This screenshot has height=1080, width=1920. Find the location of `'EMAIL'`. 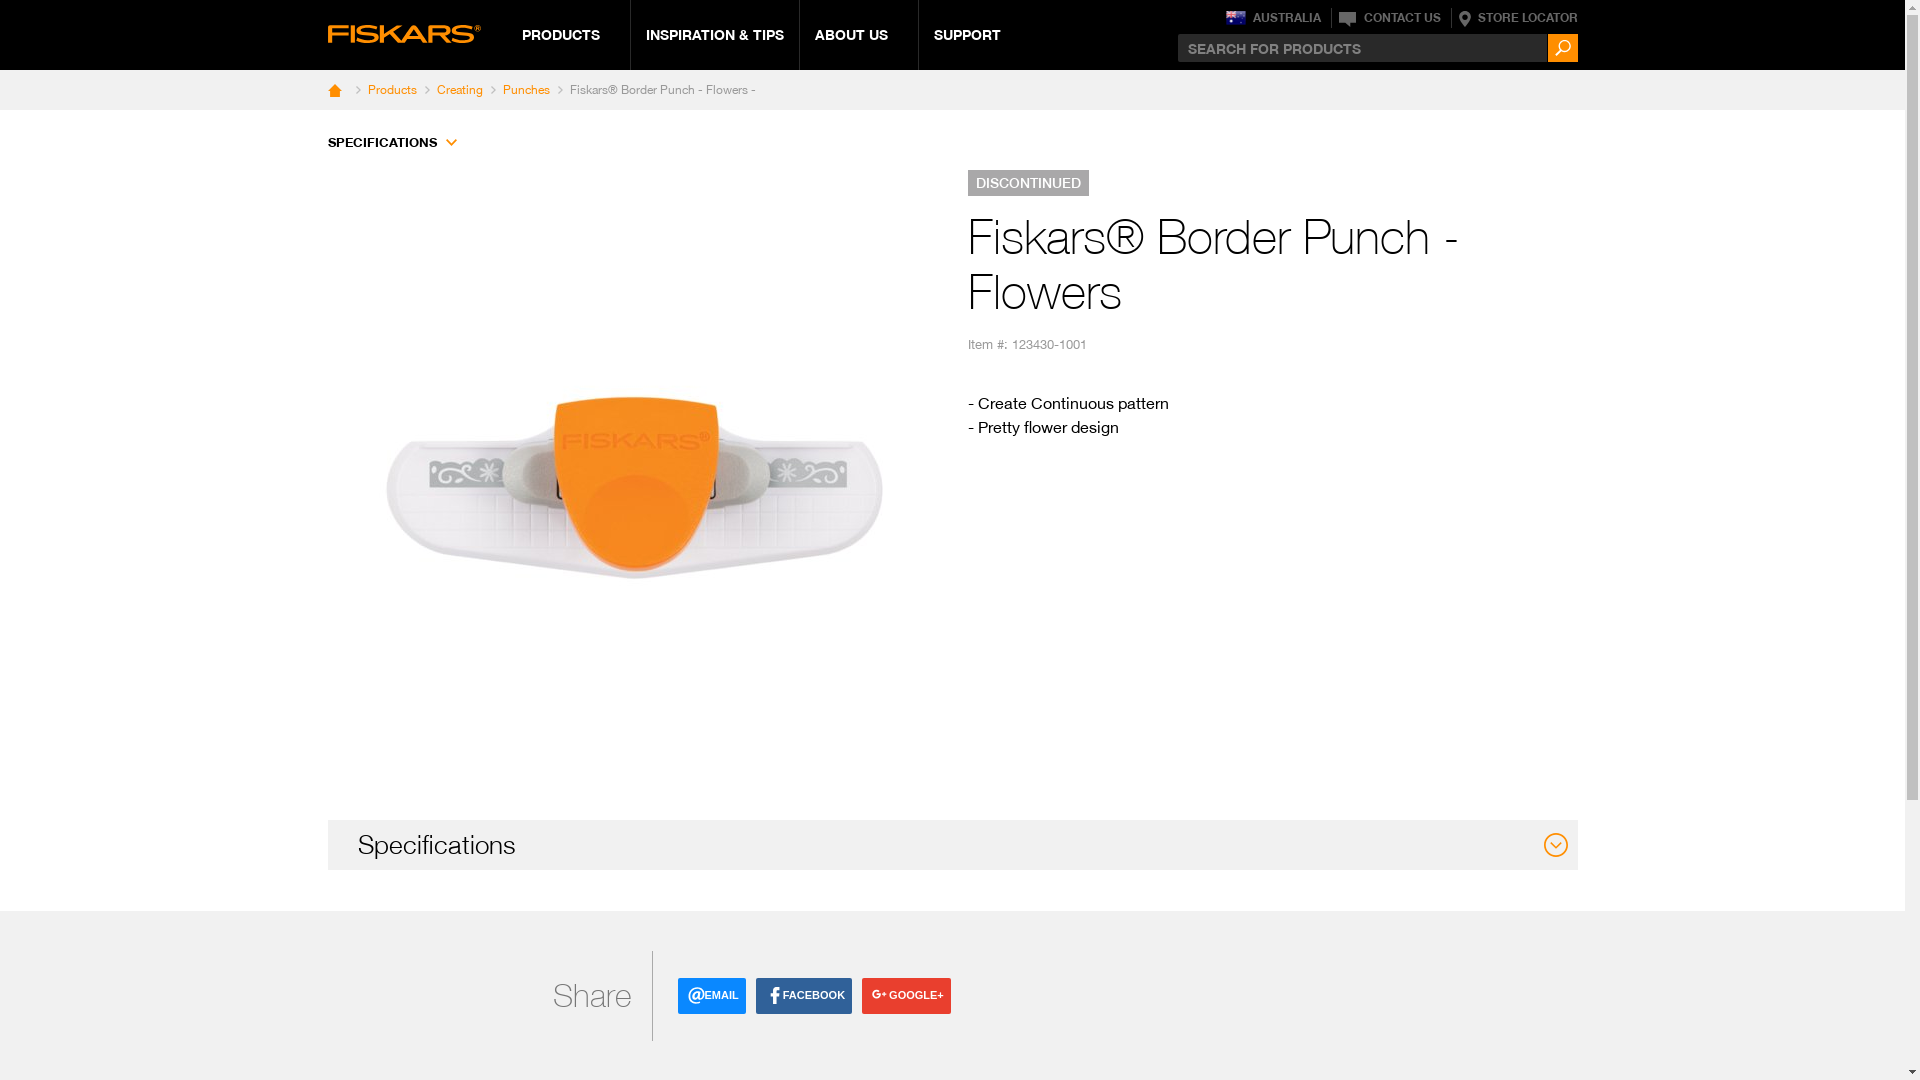

'EMAIL' is located at coordinates (711, 995).